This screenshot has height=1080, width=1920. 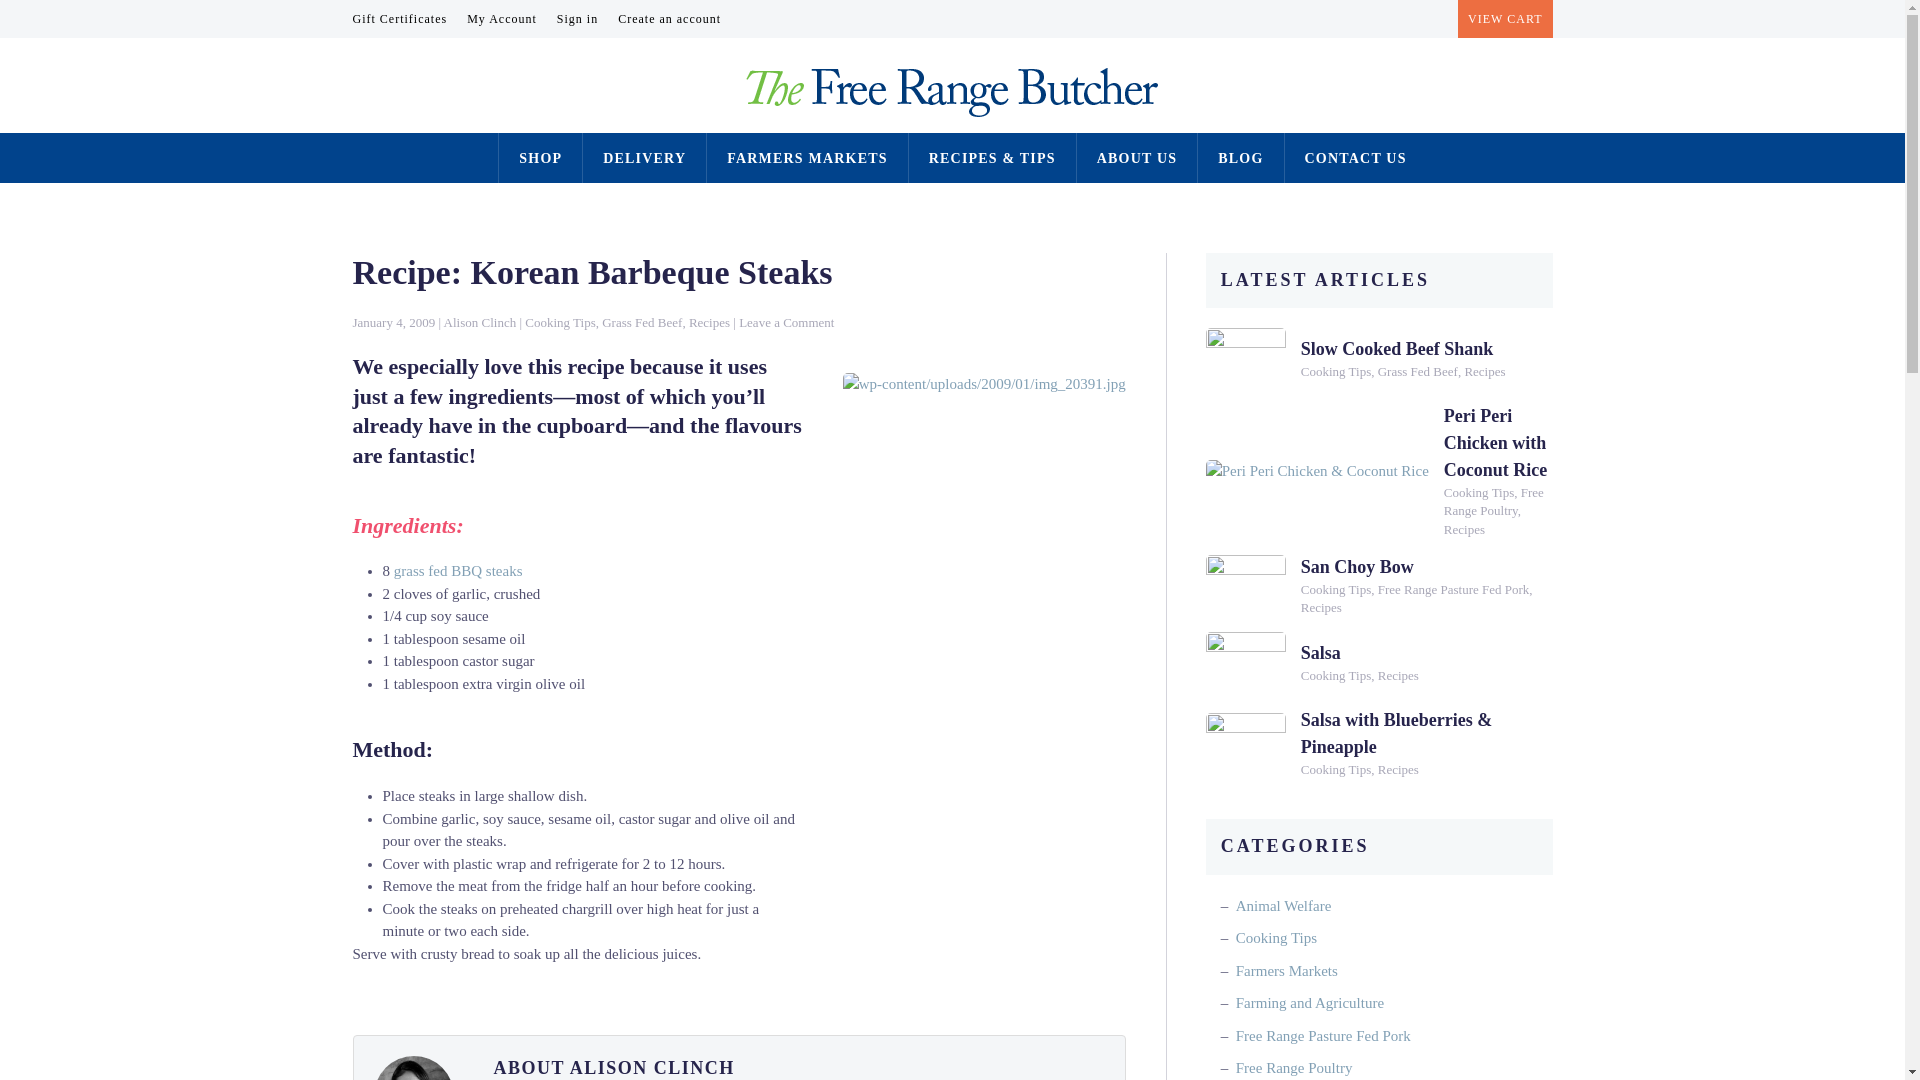 What do you see at coordinates (457, 570) in the screenshot?
I see `'grass fed BBQ steaks'` at bounding box center [457, 570].